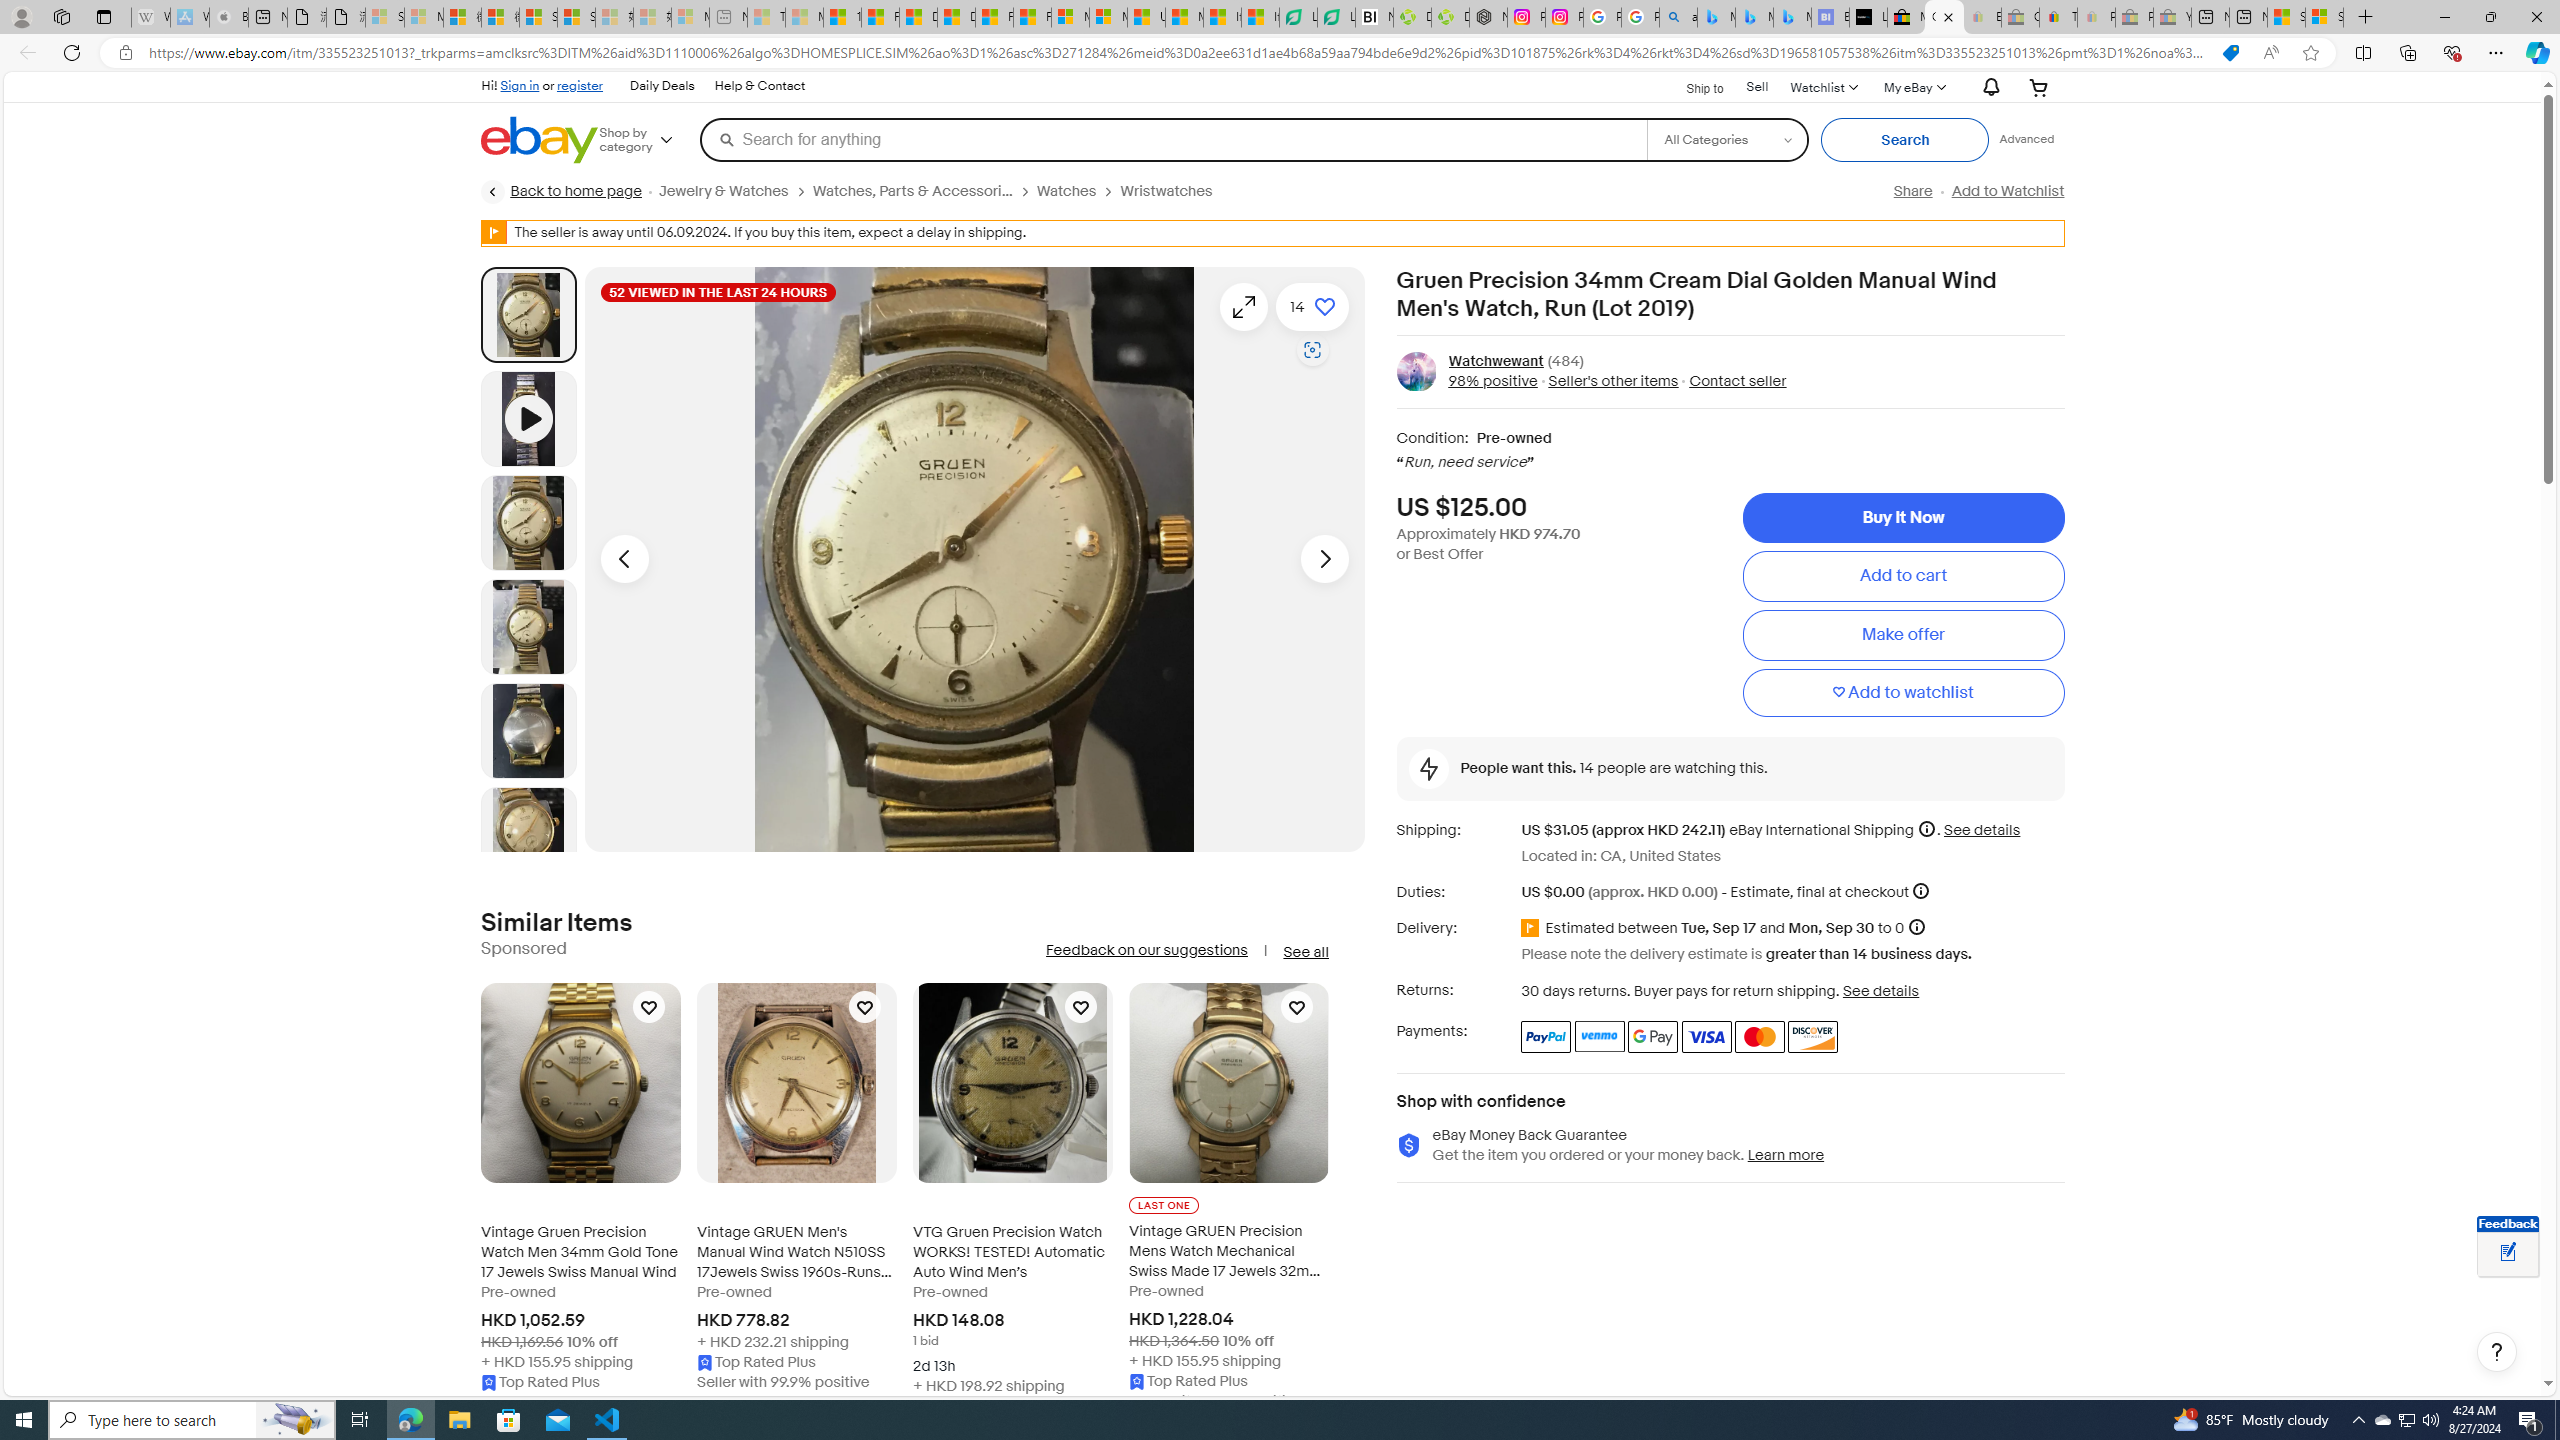 The image size is (2560, 1440). I want to click on 'Buy It Now', so click(1903, 517).